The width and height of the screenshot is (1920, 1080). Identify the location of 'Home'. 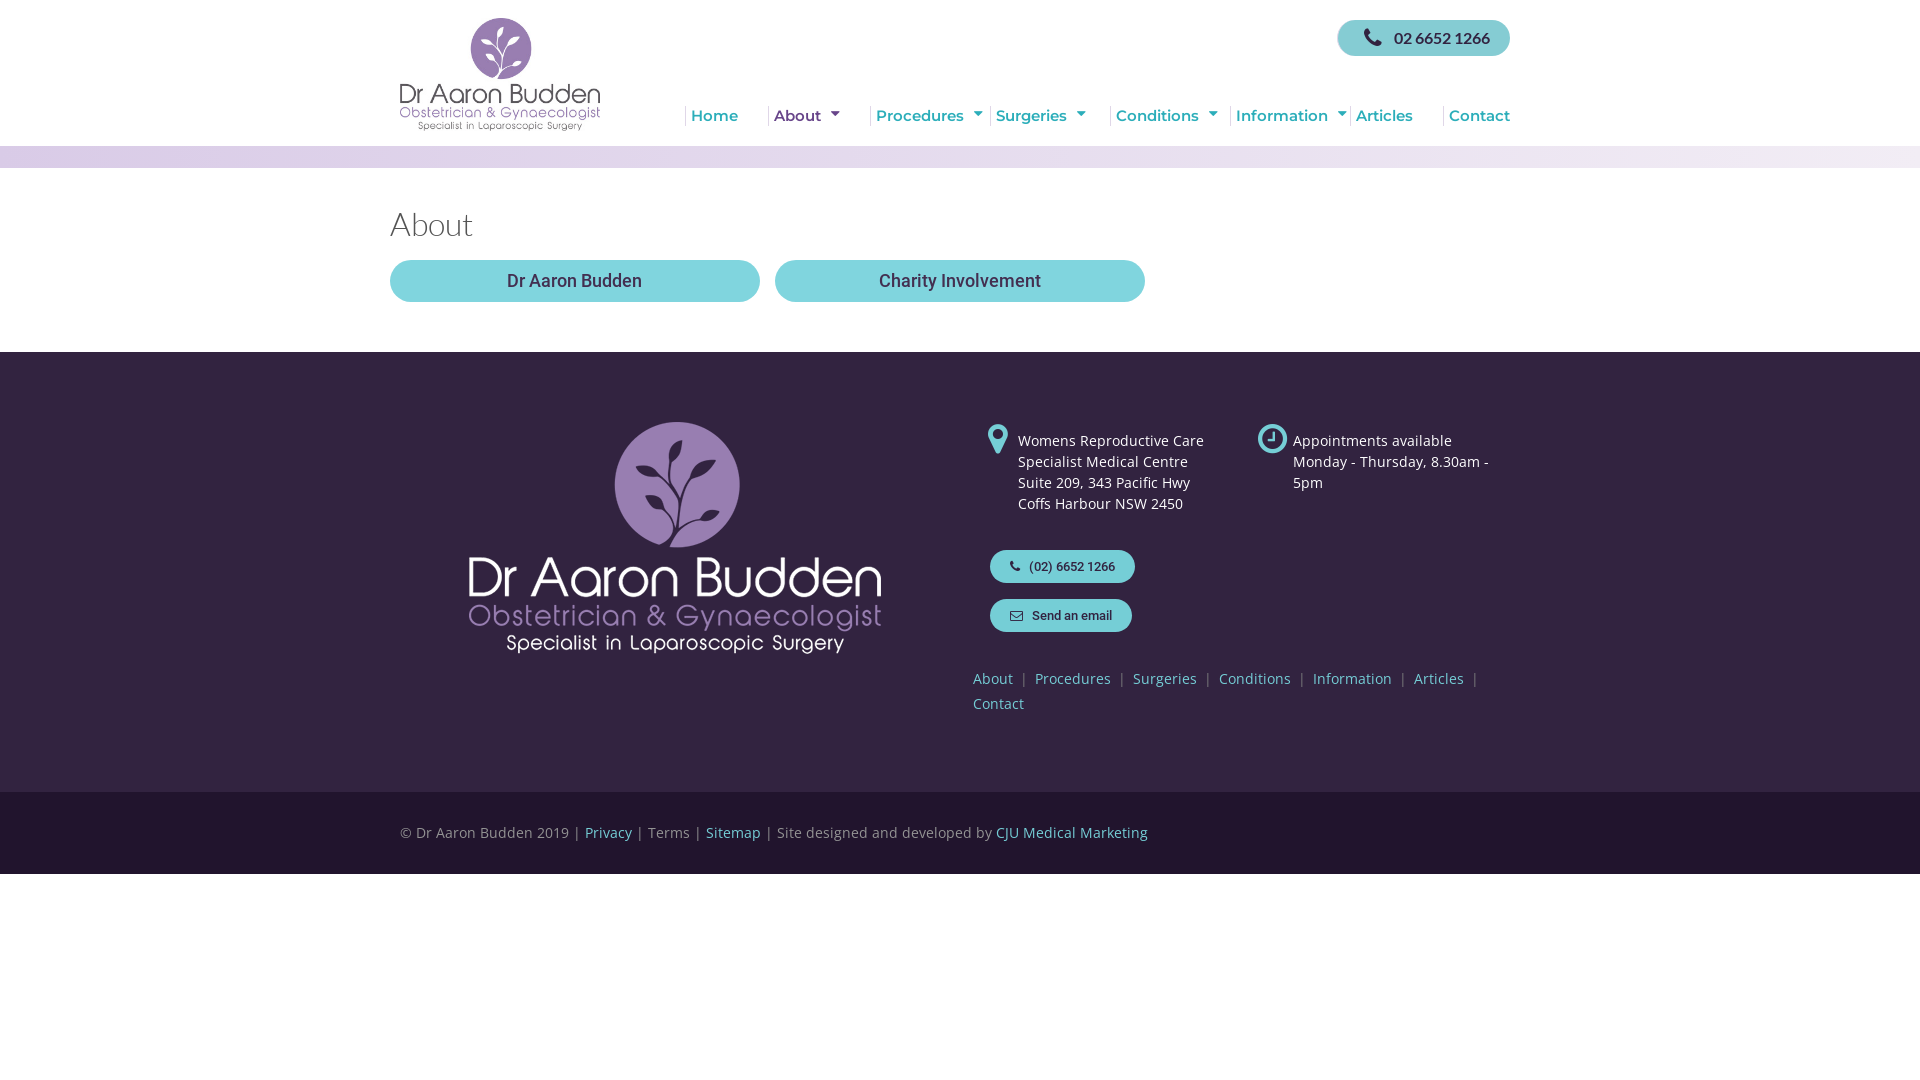
(725, 115).